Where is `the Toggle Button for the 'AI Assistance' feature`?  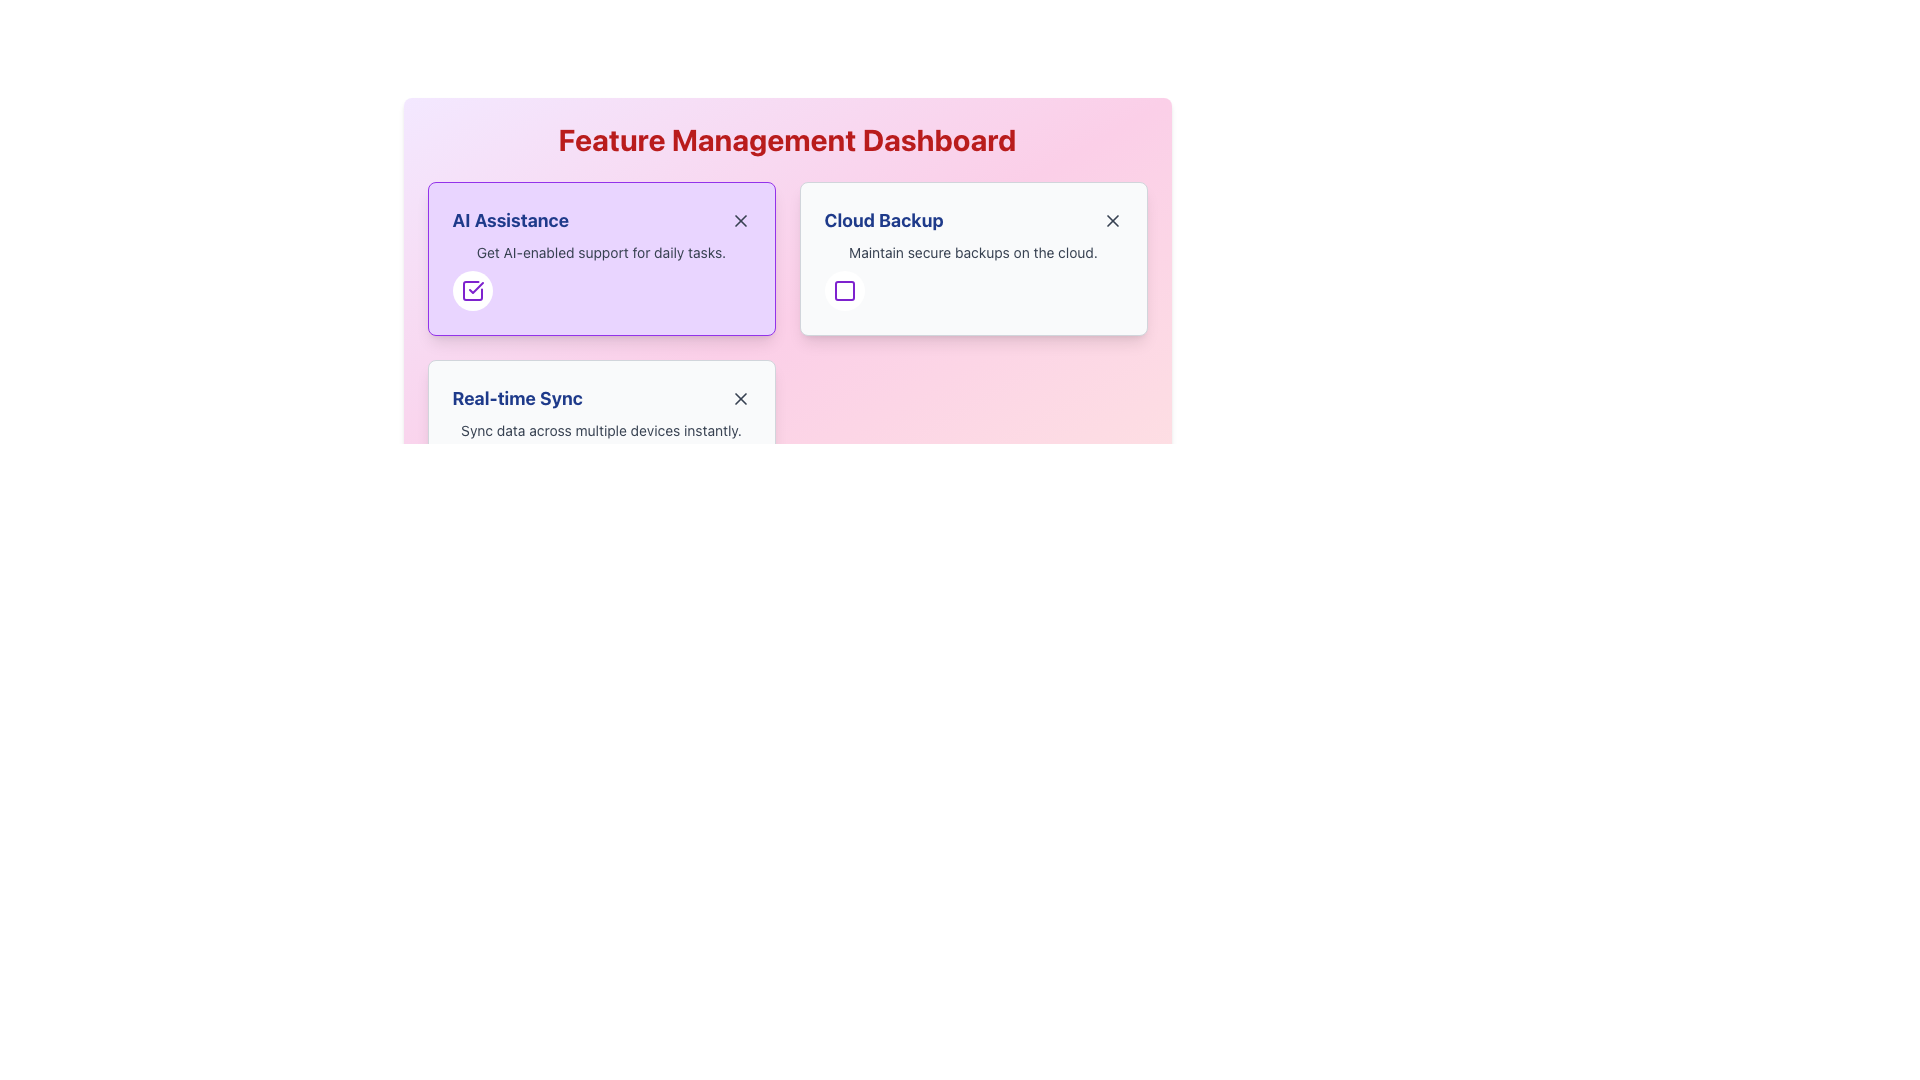 the Toggle Button for the 'AI Assistance' feature is located at coordinates (471, 290).